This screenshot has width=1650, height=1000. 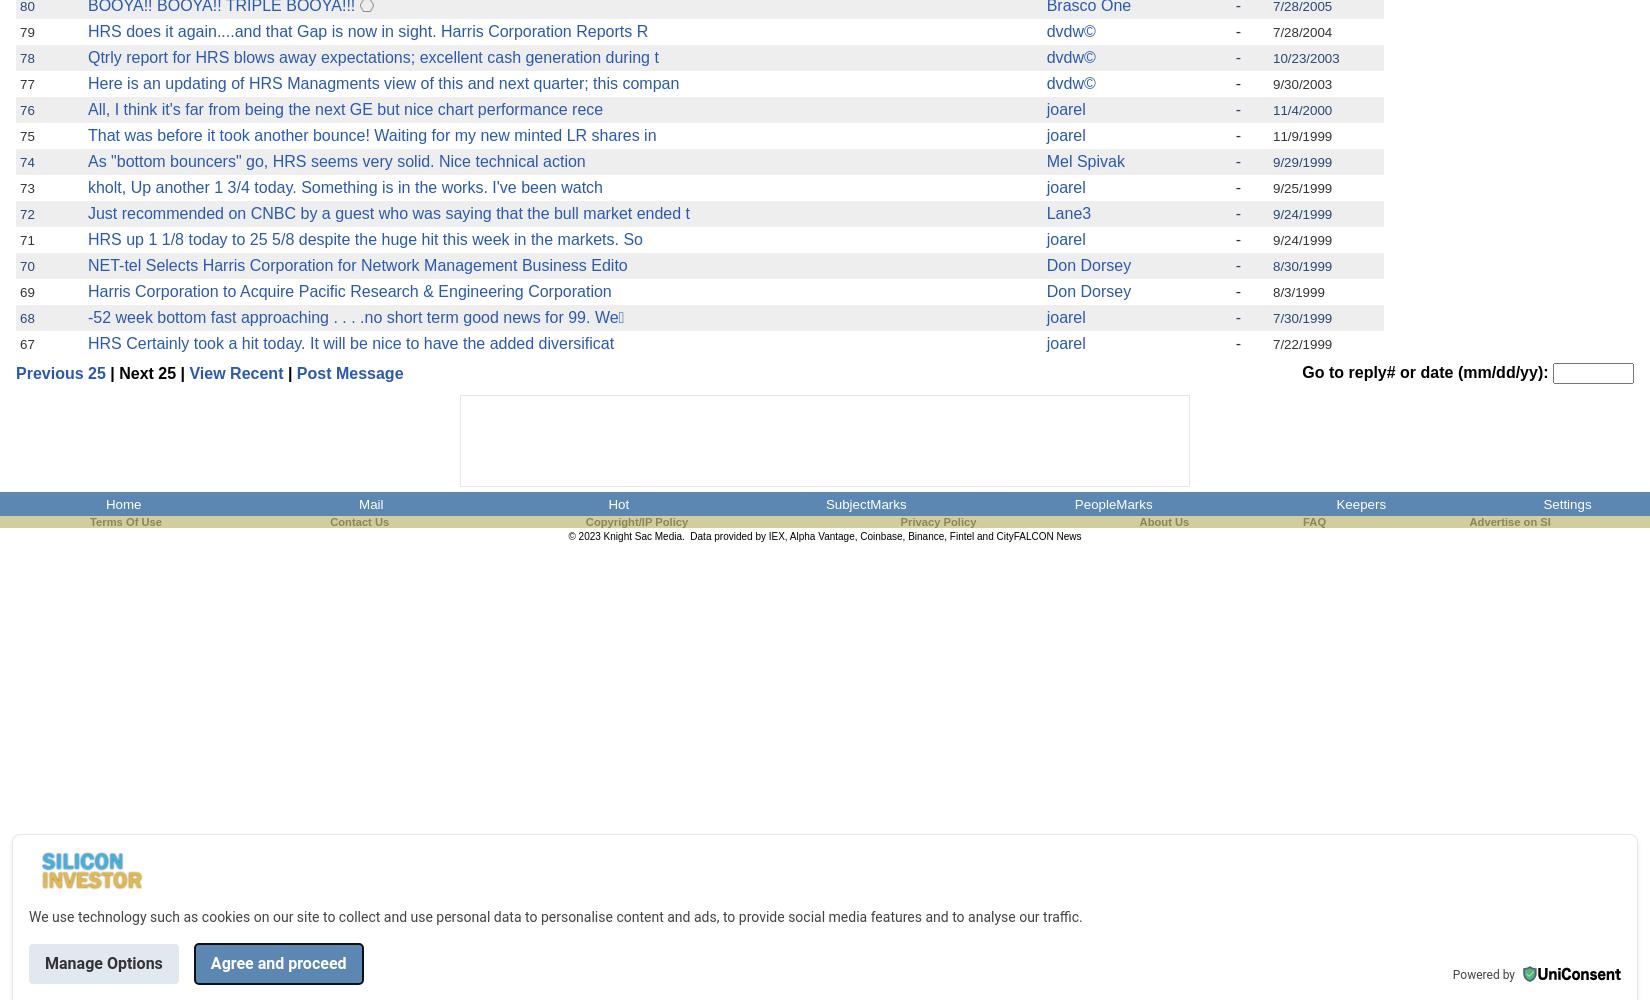 I want to click on '78', so click(x=27, y=57).